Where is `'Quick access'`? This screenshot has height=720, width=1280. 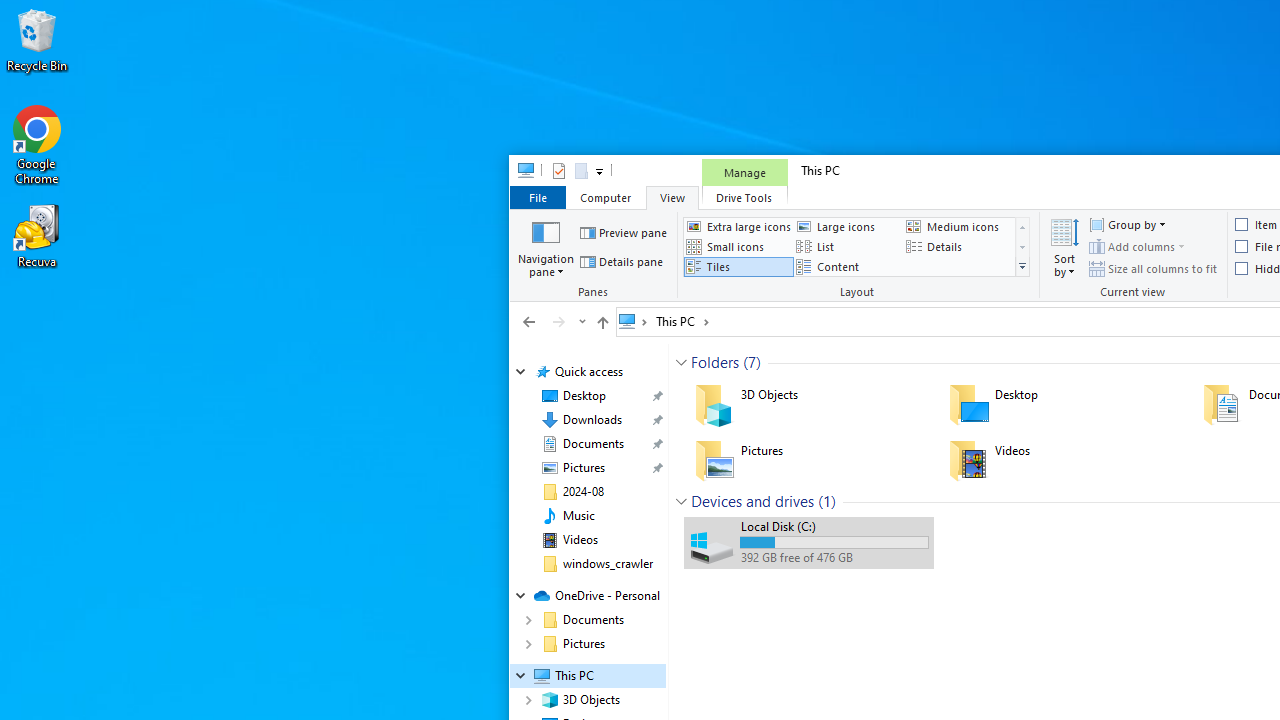
'Quick access' is located at coordinates (587, 371).